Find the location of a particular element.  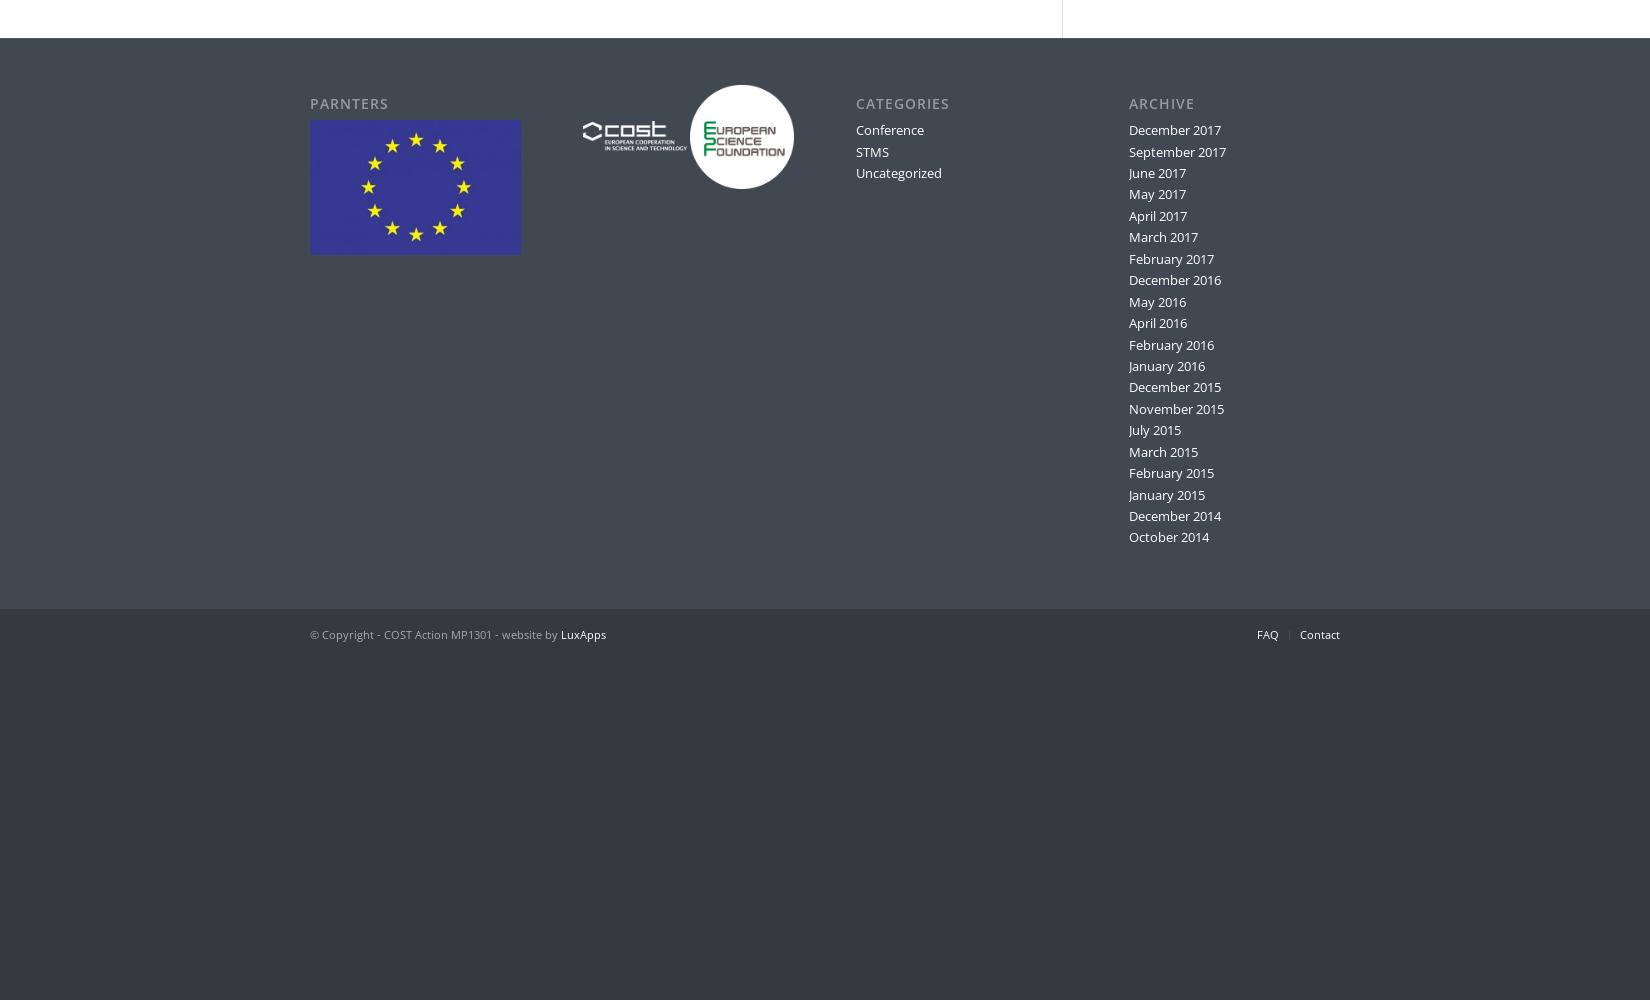

'January 2015' is located at coordinates (1166, 493).